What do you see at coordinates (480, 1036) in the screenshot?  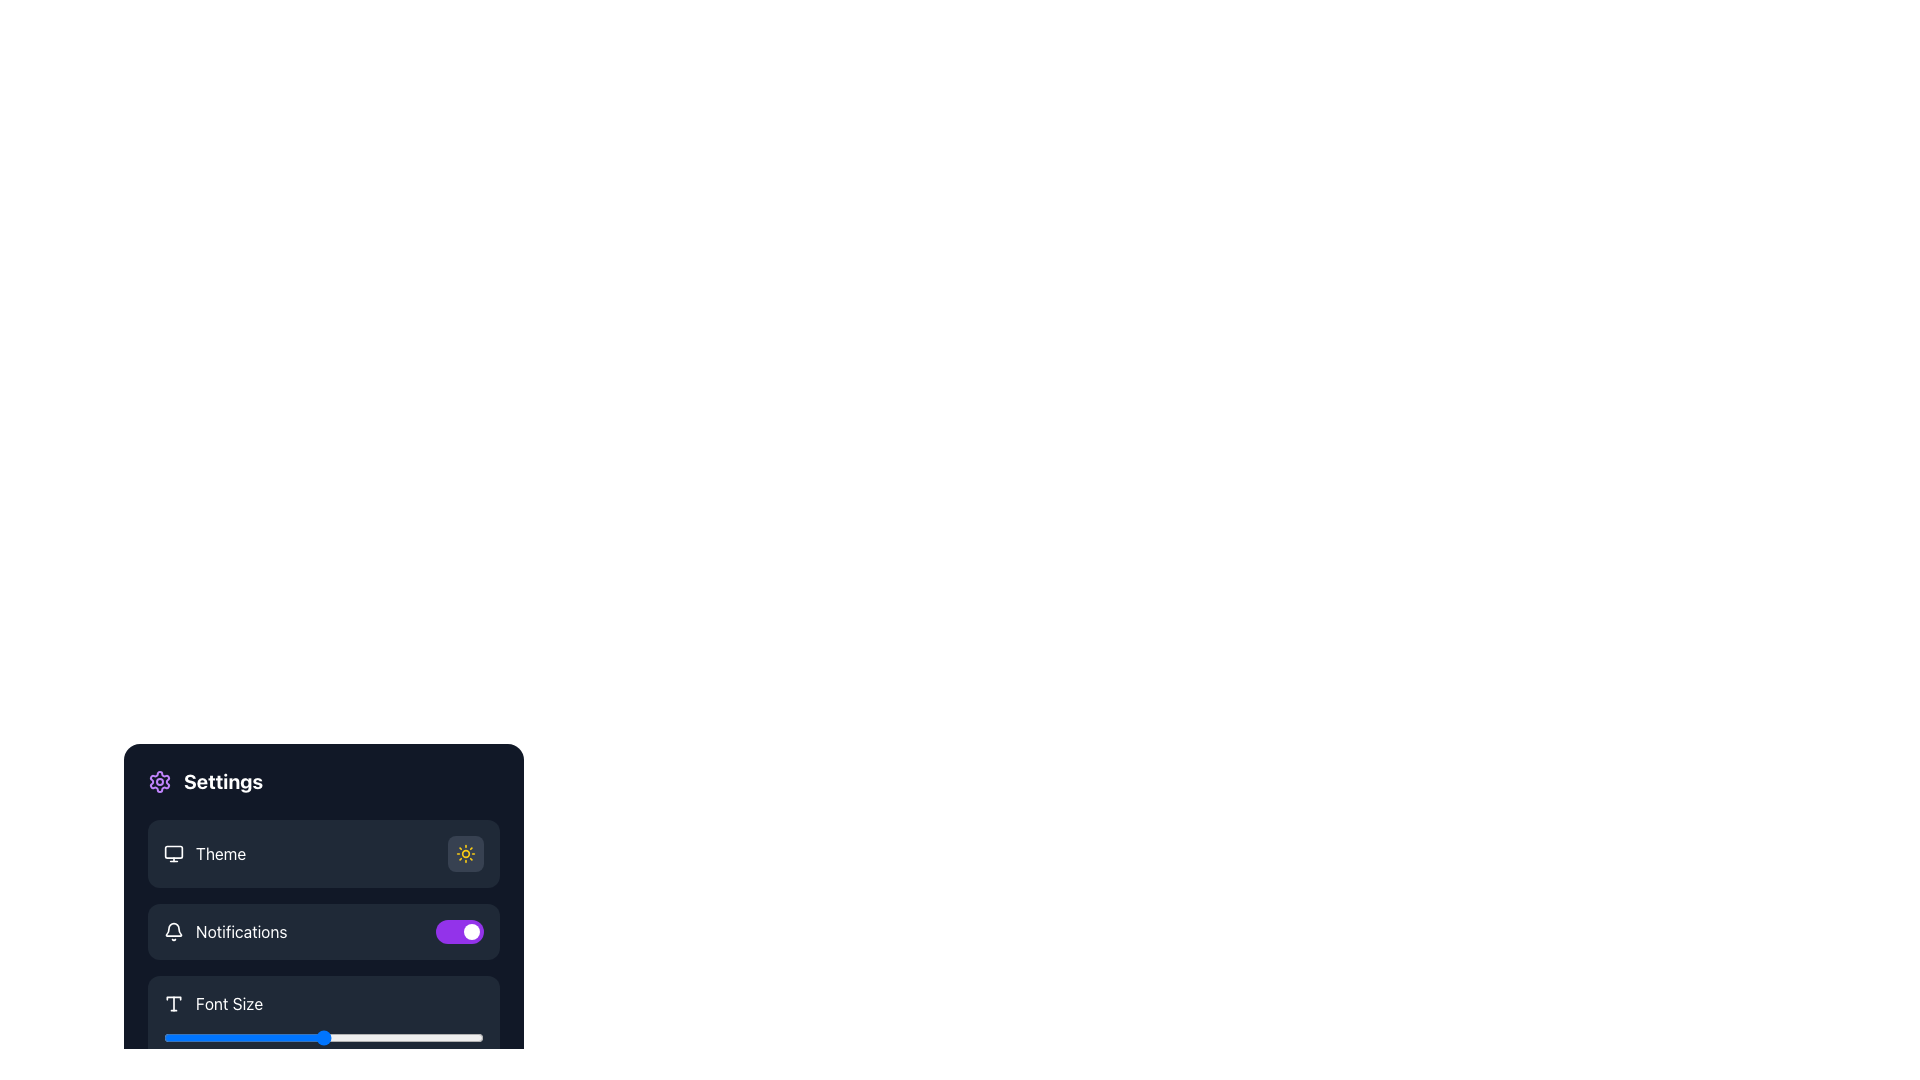 I see `the font size` at bounding box center [480, 1036].